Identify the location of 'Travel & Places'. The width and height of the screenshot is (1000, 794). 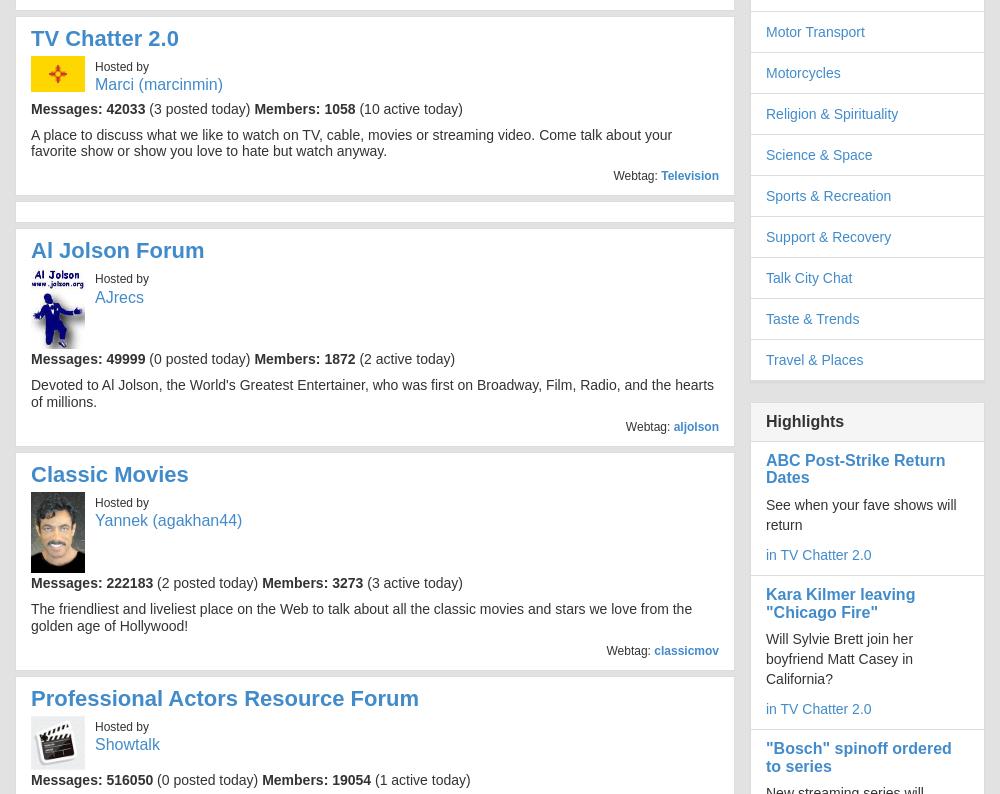
(766, 359).